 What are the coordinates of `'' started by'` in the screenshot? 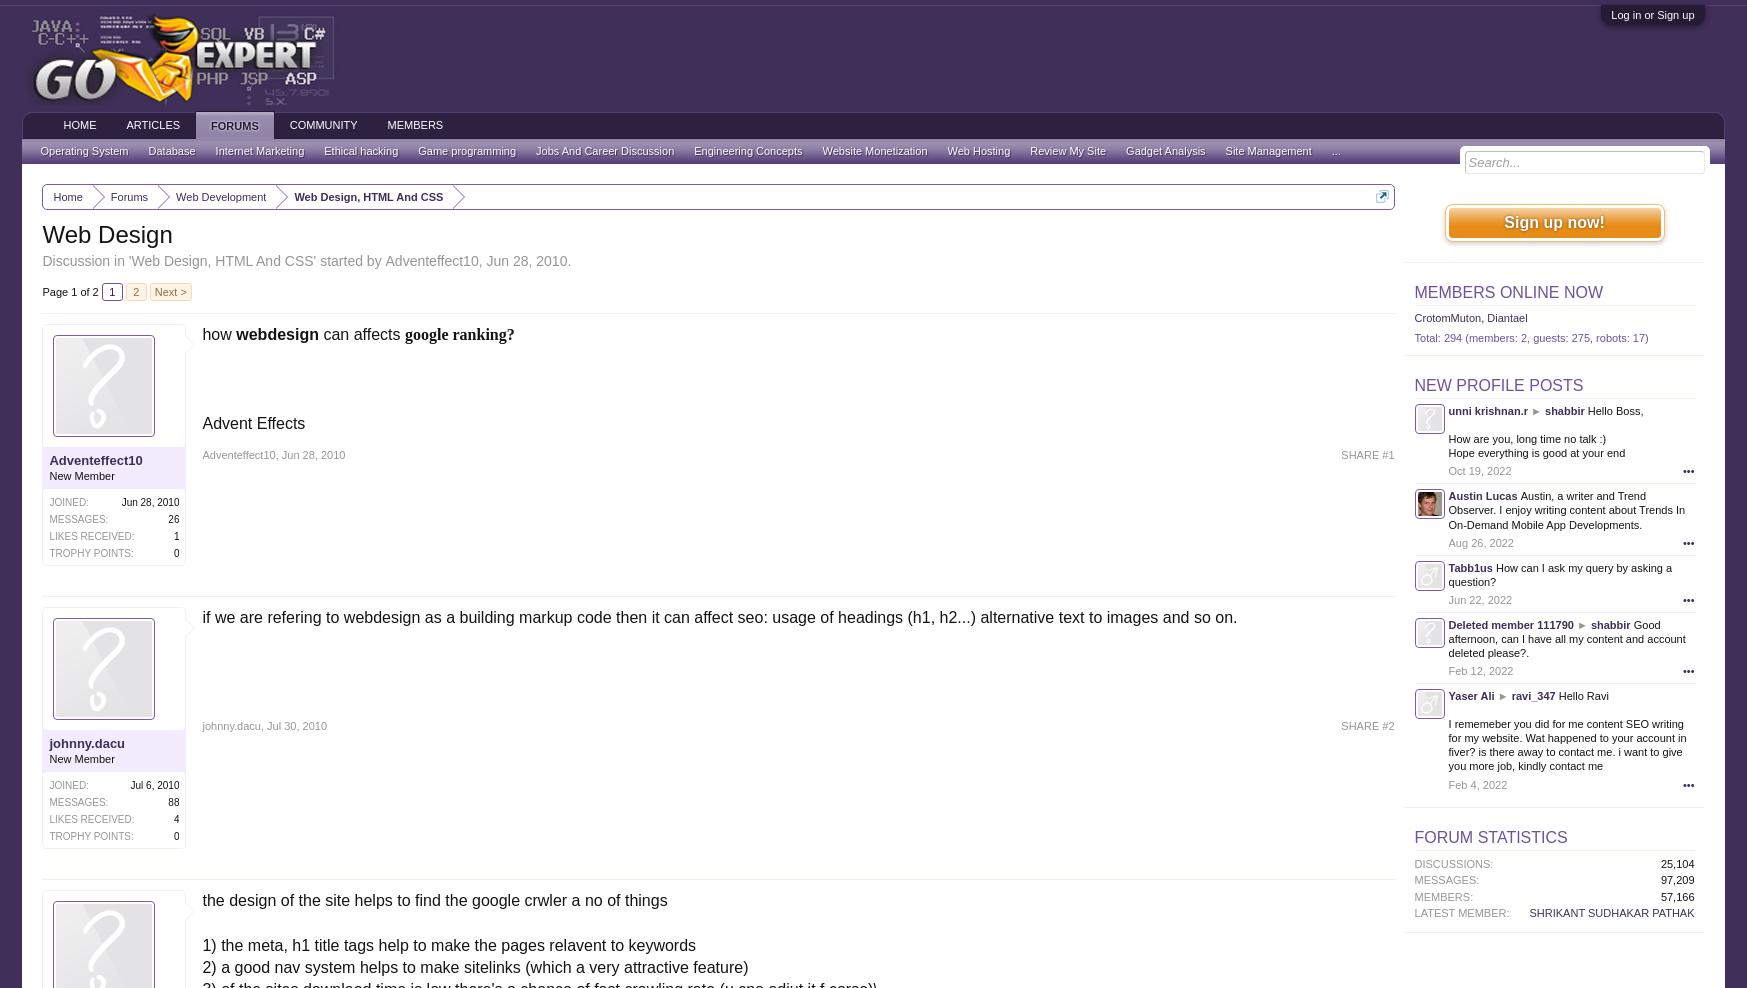 It's located at (348, 259).